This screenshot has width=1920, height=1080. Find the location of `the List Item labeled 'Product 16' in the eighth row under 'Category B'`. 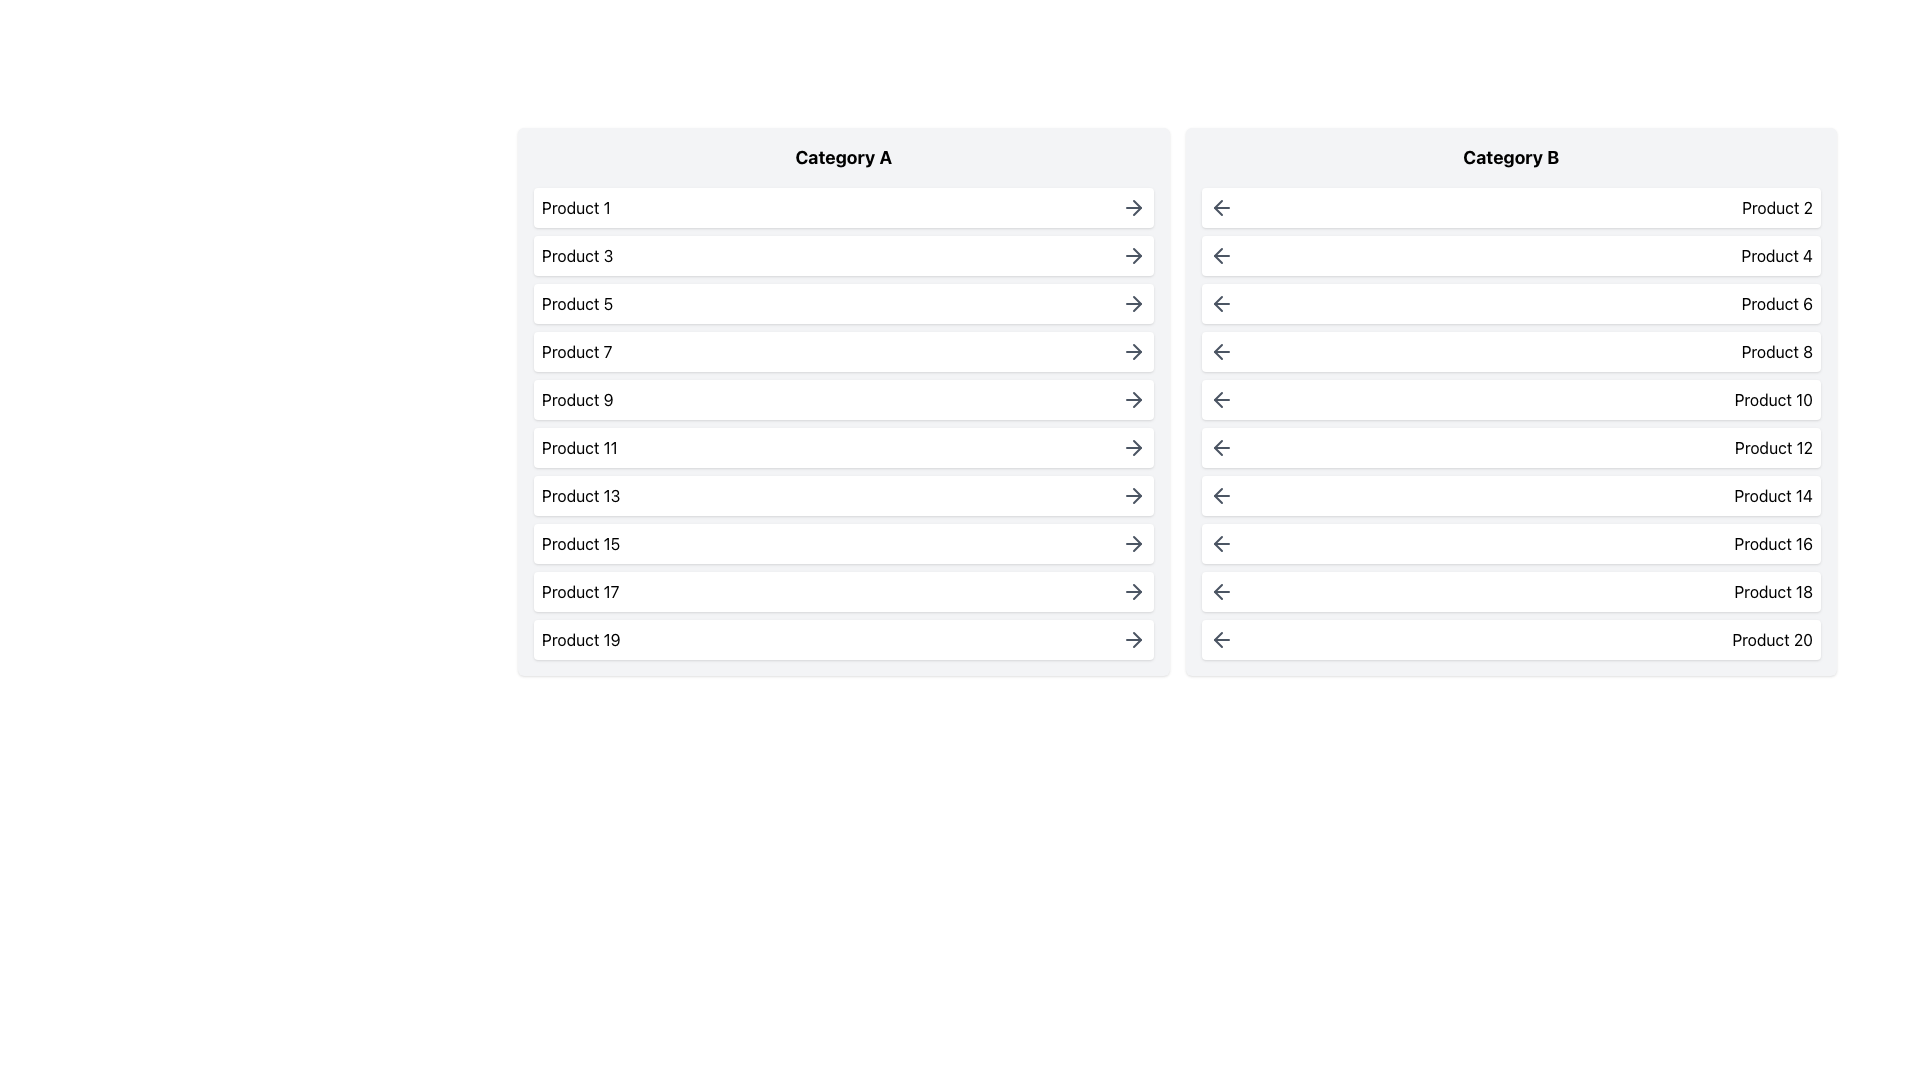

the List Item labeled 'Product 16' in the eighth row under 'Category B' is located at coordinates (1511, 543).